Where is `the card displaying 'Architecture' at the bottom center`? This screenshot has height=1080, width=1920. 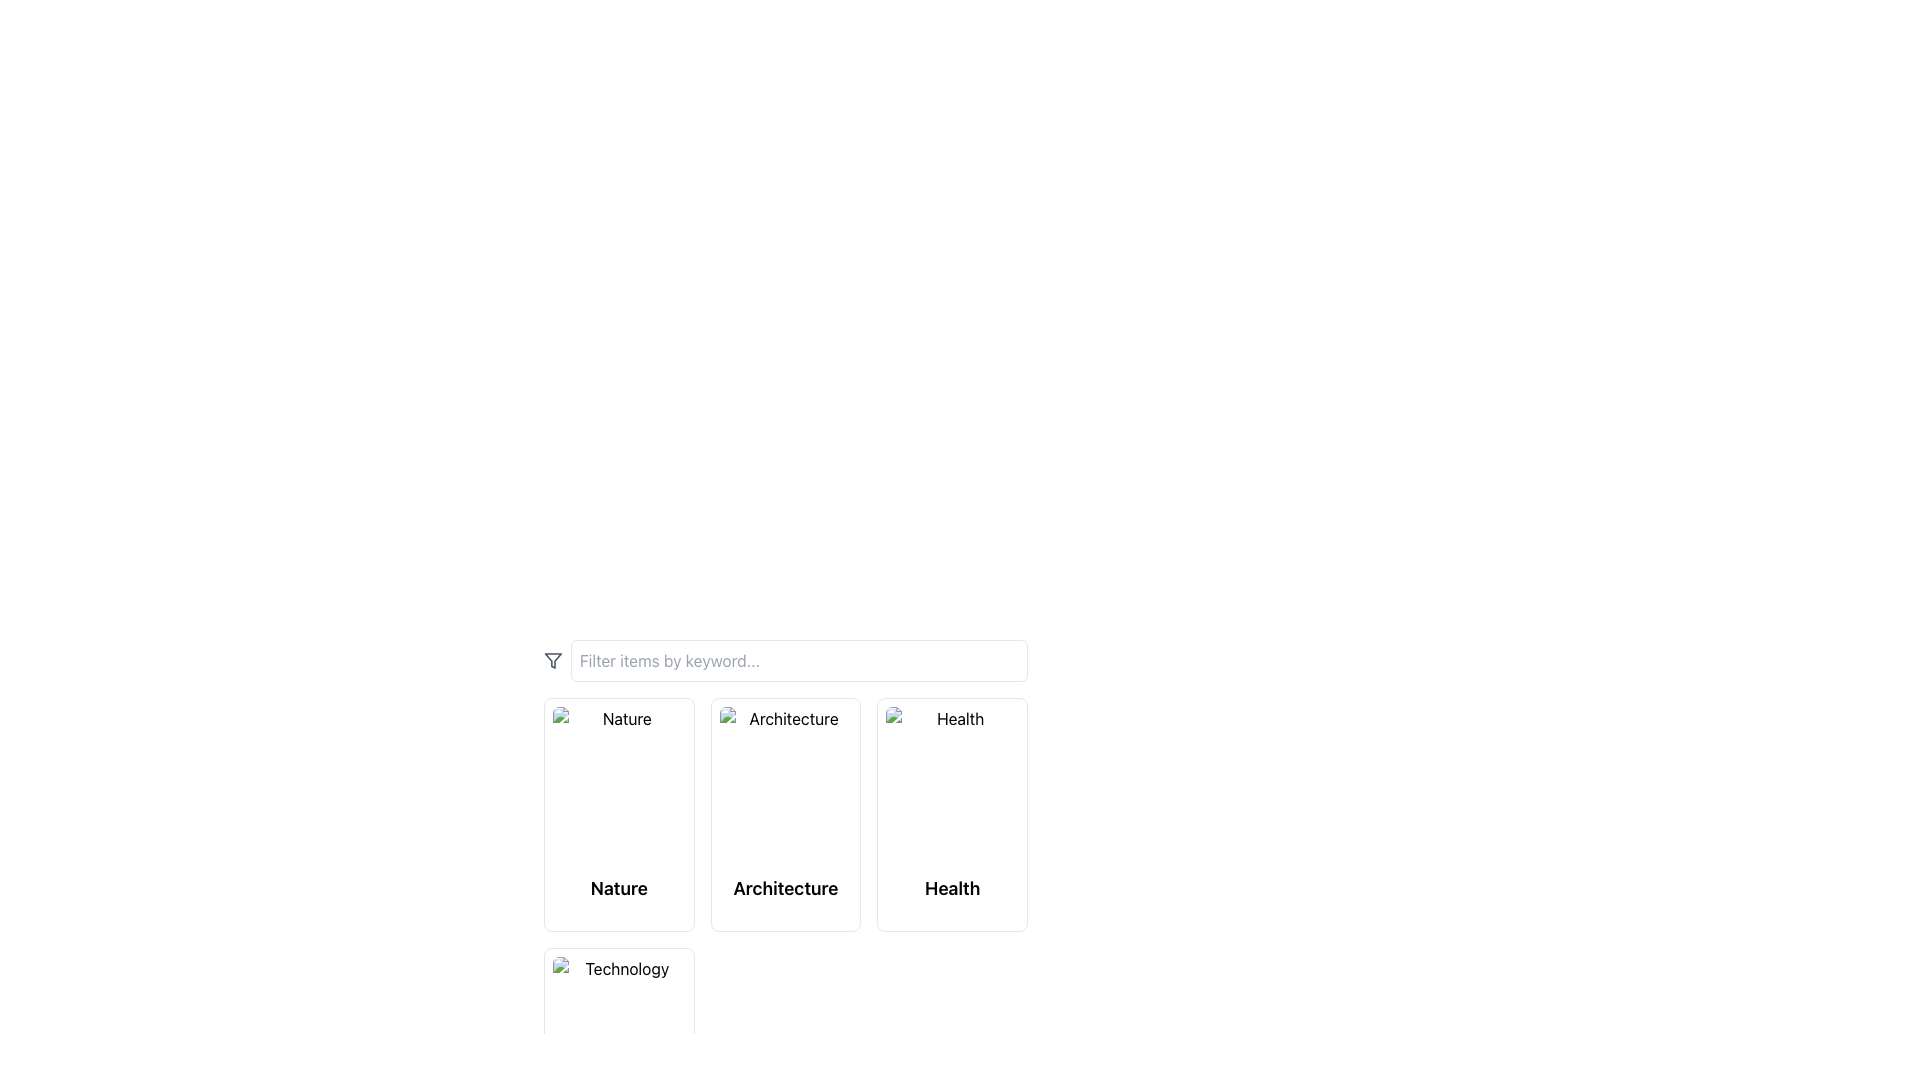 the card displaying 'Architecture' at the bottom center is located at coordinates (785, 817).